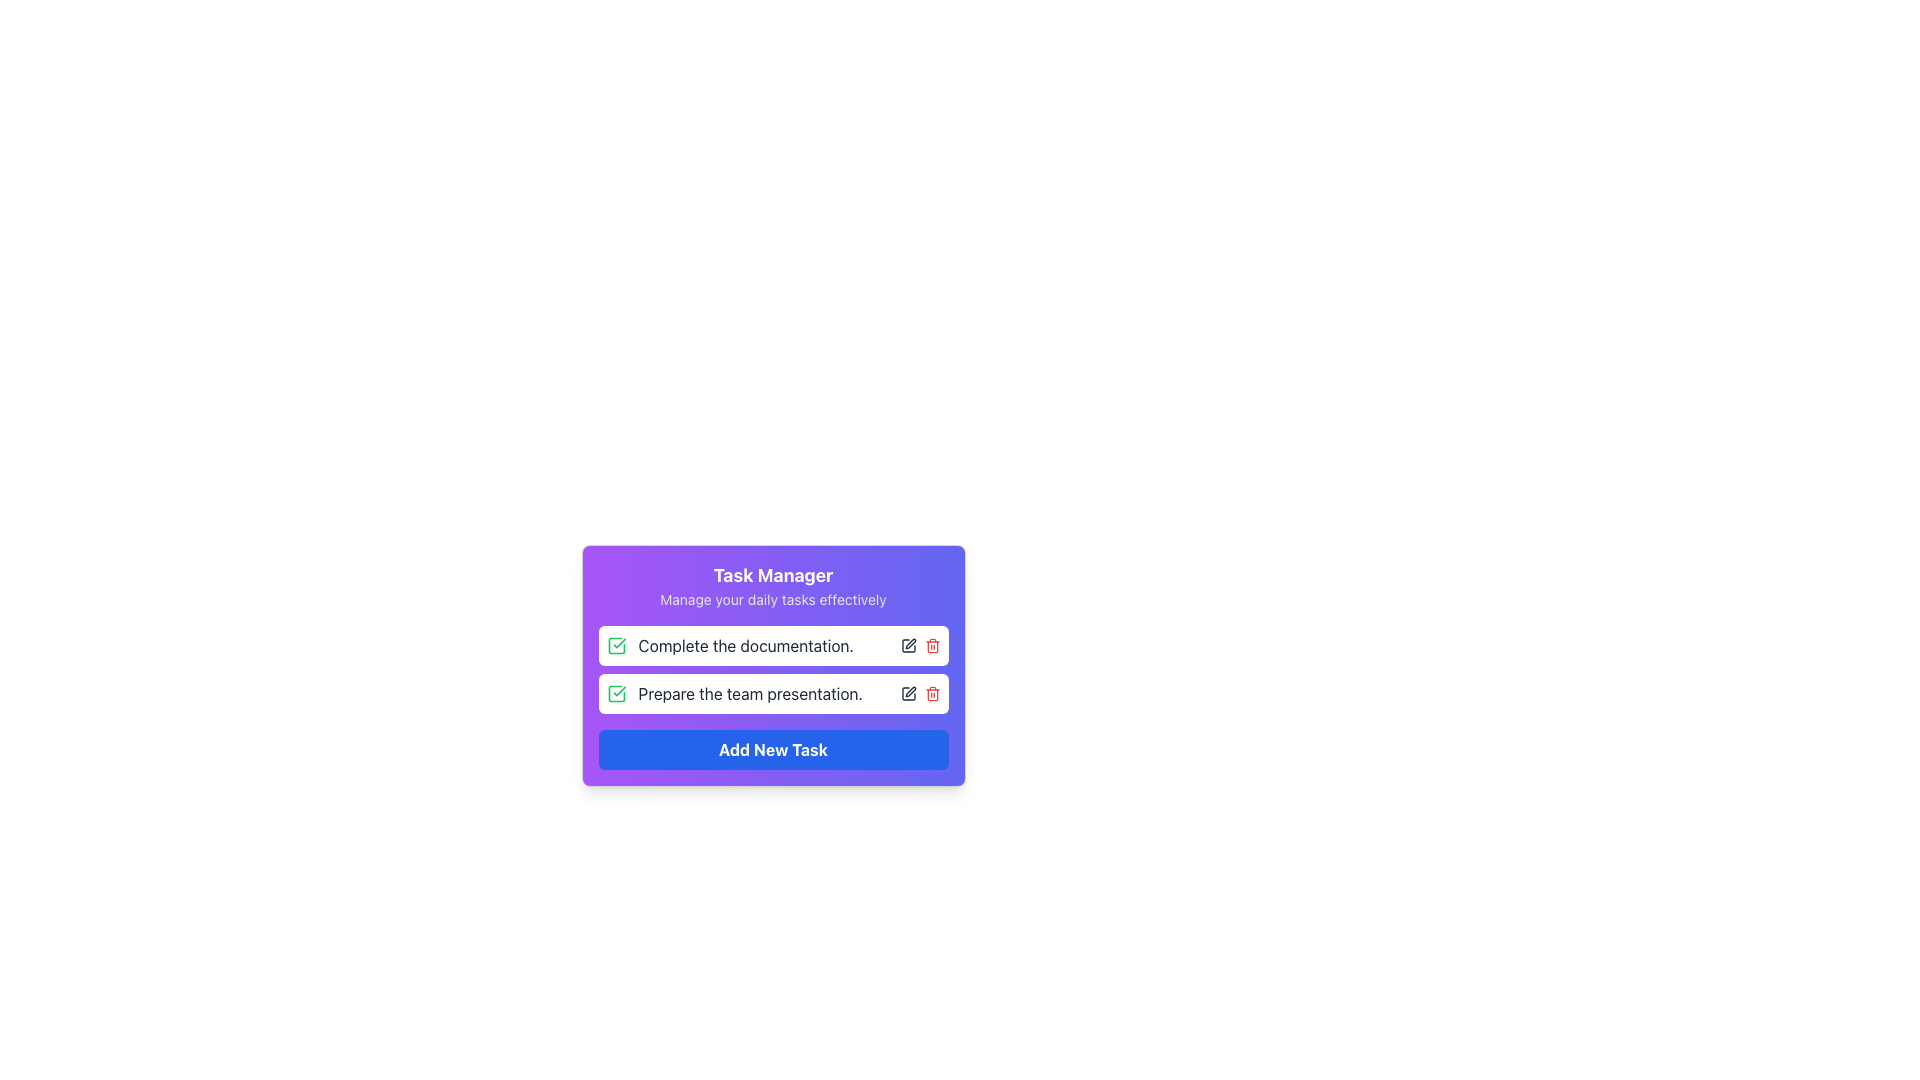  Describe the element at coordinates (772, 599) in the screenshot. I see `the static text element that provides a descriptive tagline about the 'Task Manager', located directly below the title and centrally positioned in the widget` at that location.